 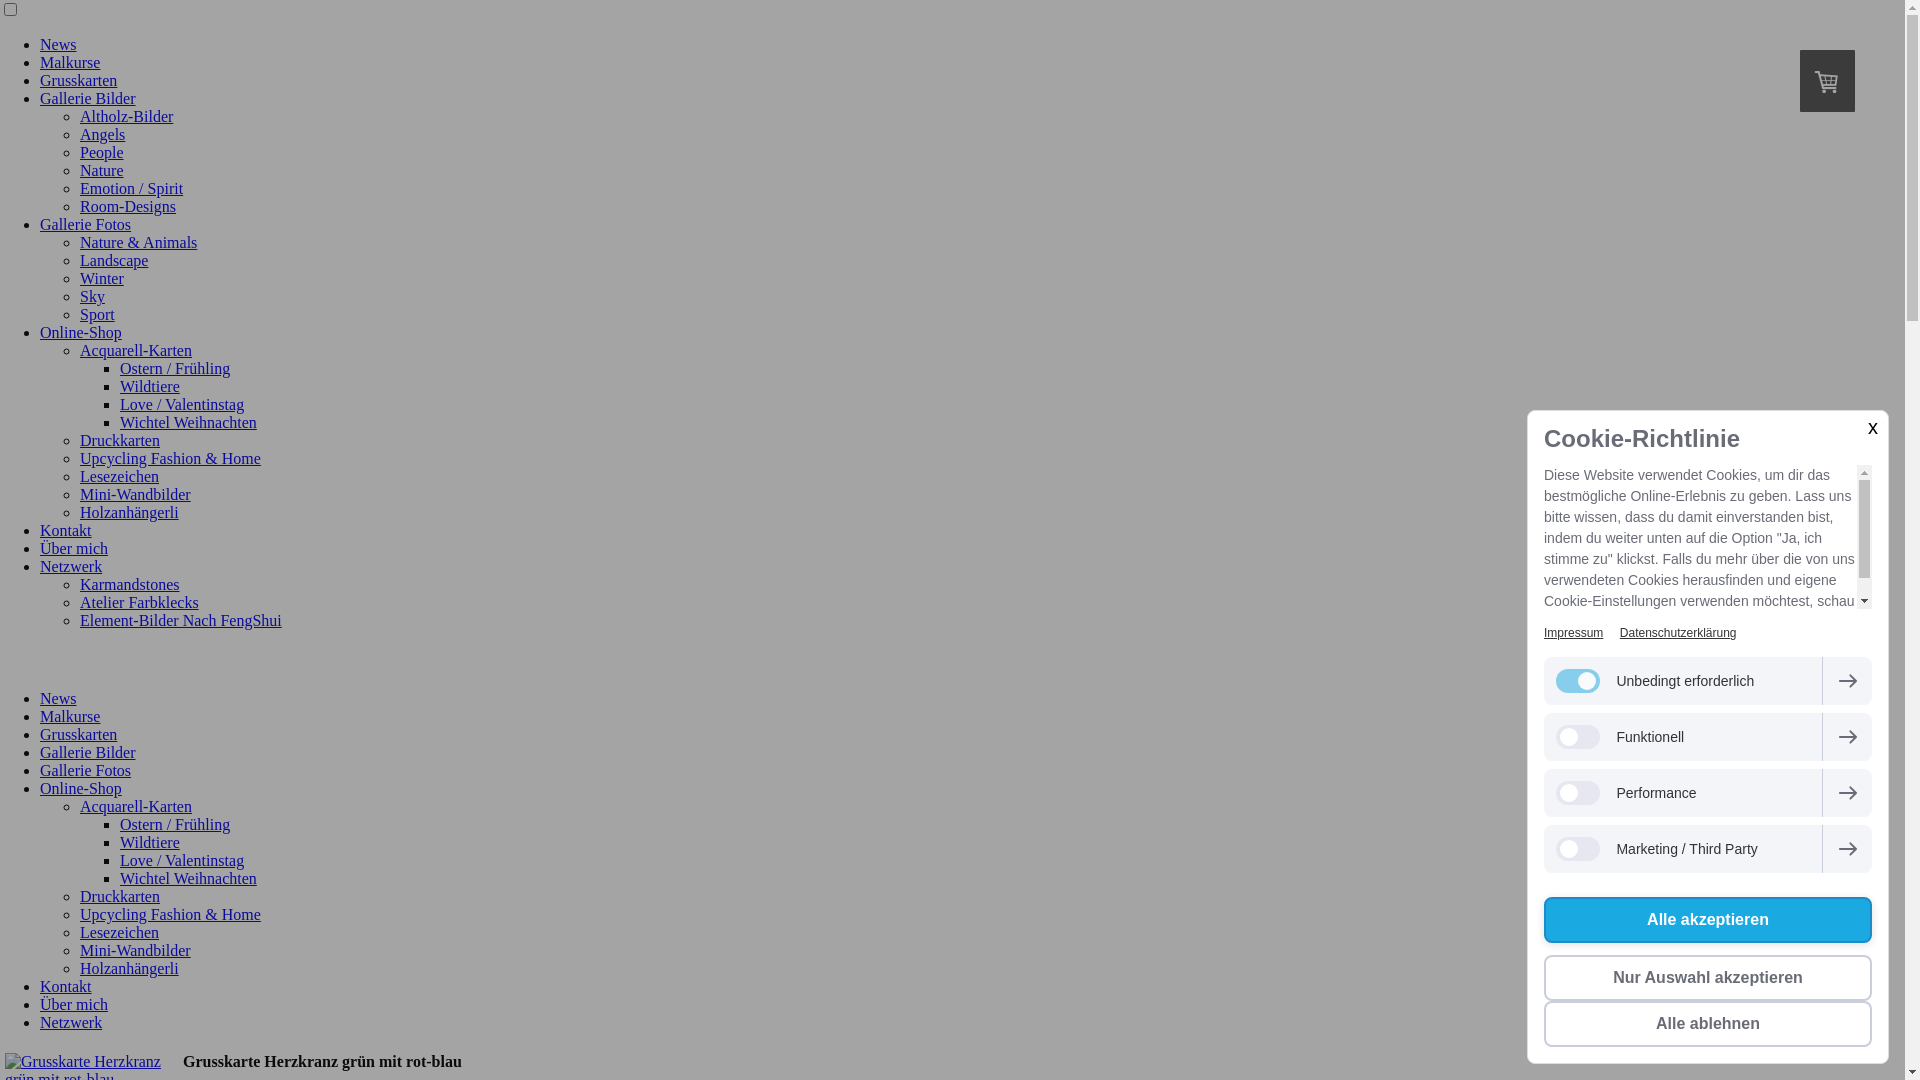 What do you see at coordinates (182, 859) in the screenshot?
I see `'Love / Valentinstag'` at bounding box center [182, 859].